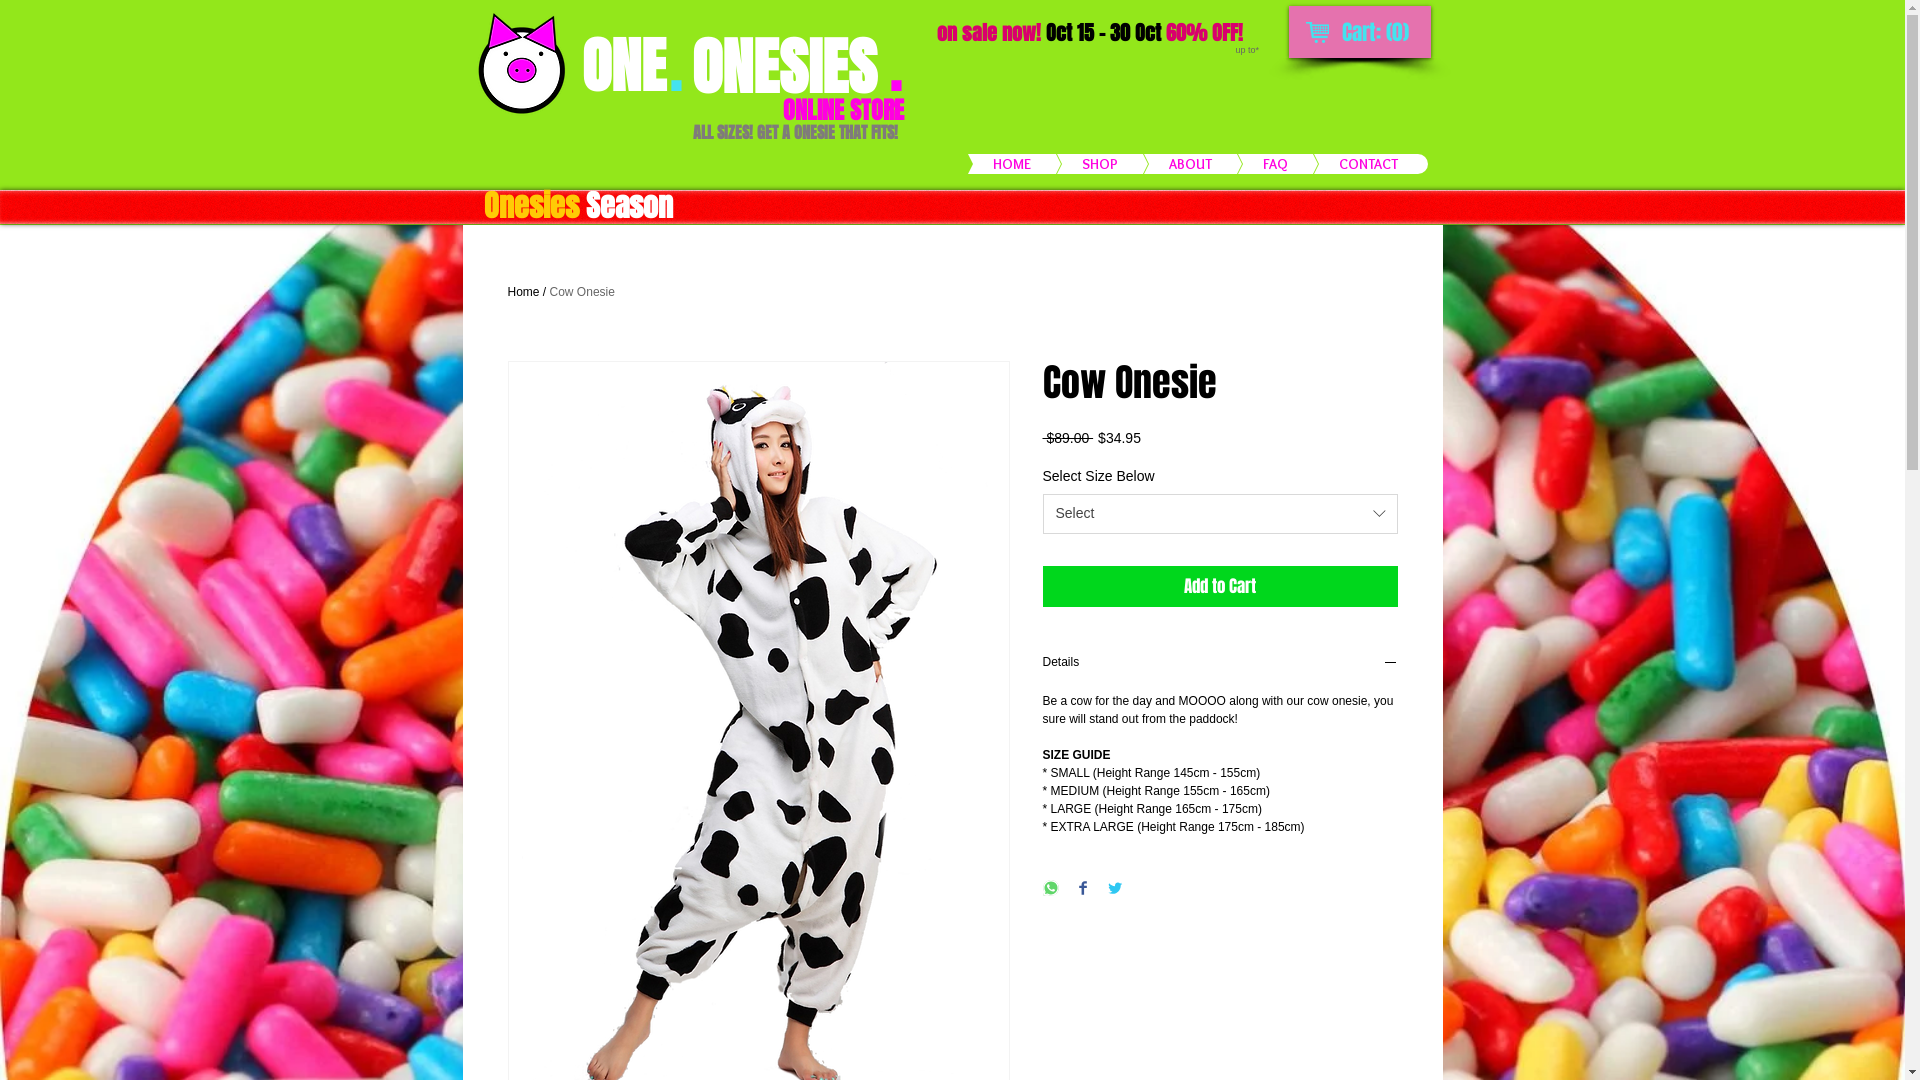 This screenshot has width=1920, height=1080. Describe the element at coordinates (1337, 163) in the screenshot. I see `'CONTACT'` at that location.